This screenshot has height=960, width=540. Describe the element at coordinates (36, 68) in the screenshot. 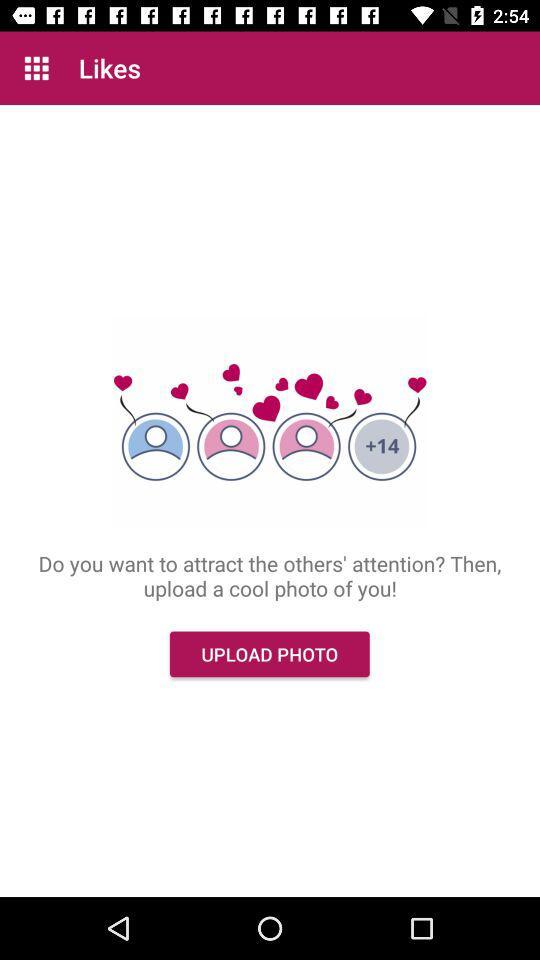

I see `item next to likes icon` at that location.